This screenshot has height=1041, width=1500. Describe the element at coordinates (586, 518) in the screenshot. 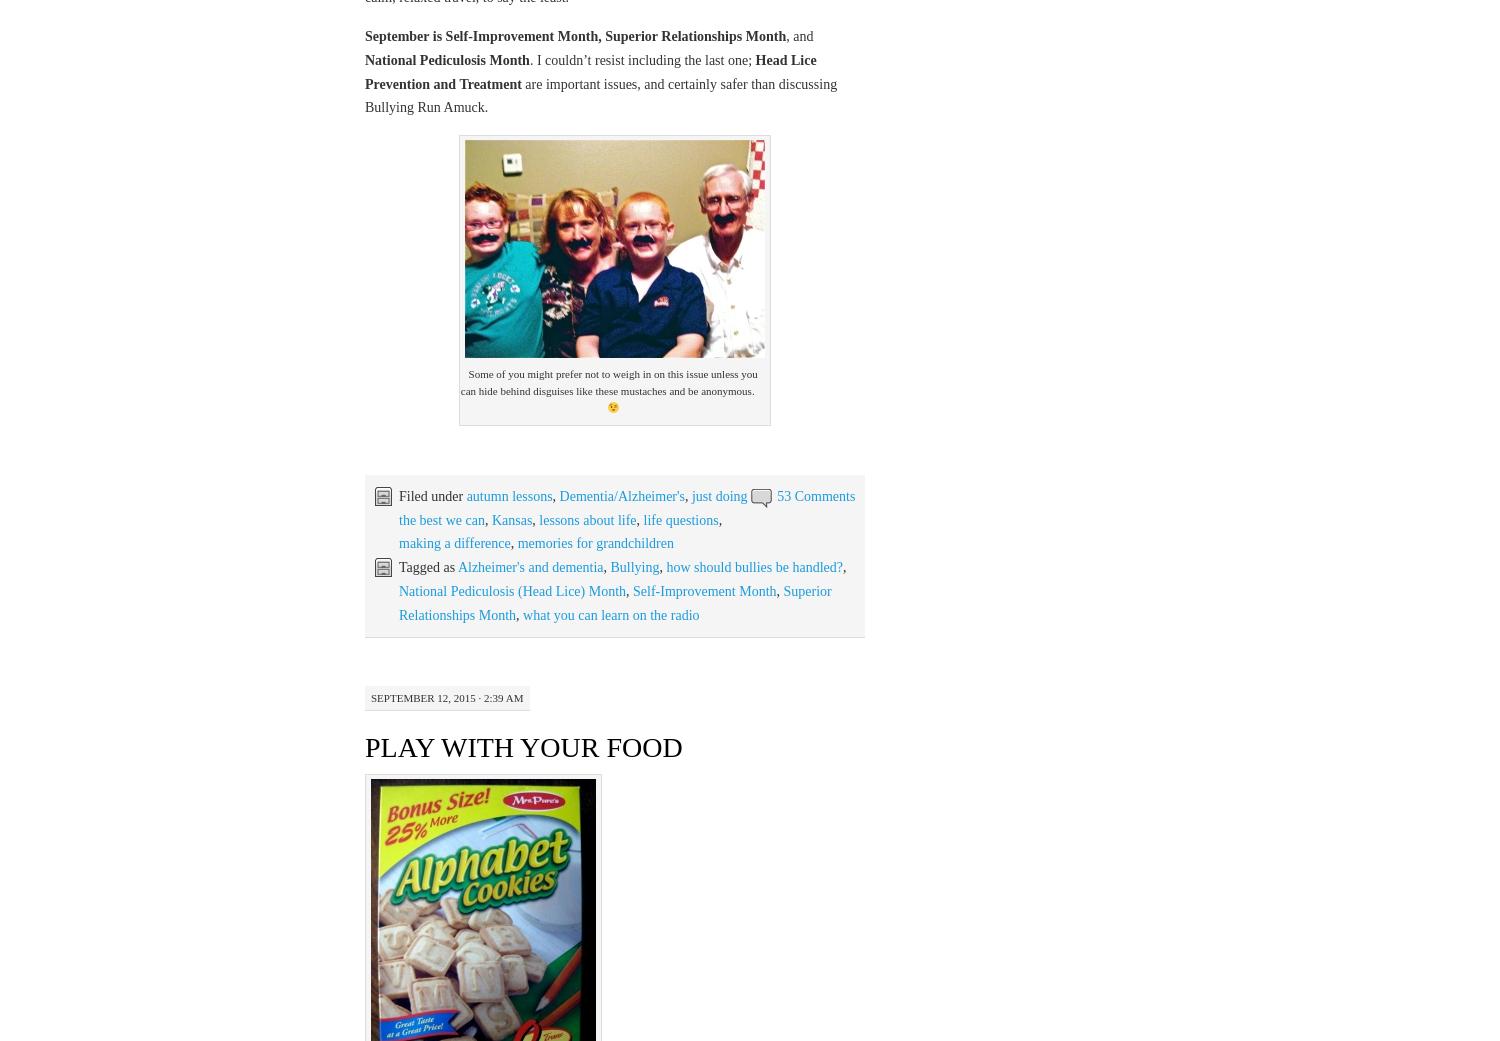

I see `'lessons about life'` at that location.